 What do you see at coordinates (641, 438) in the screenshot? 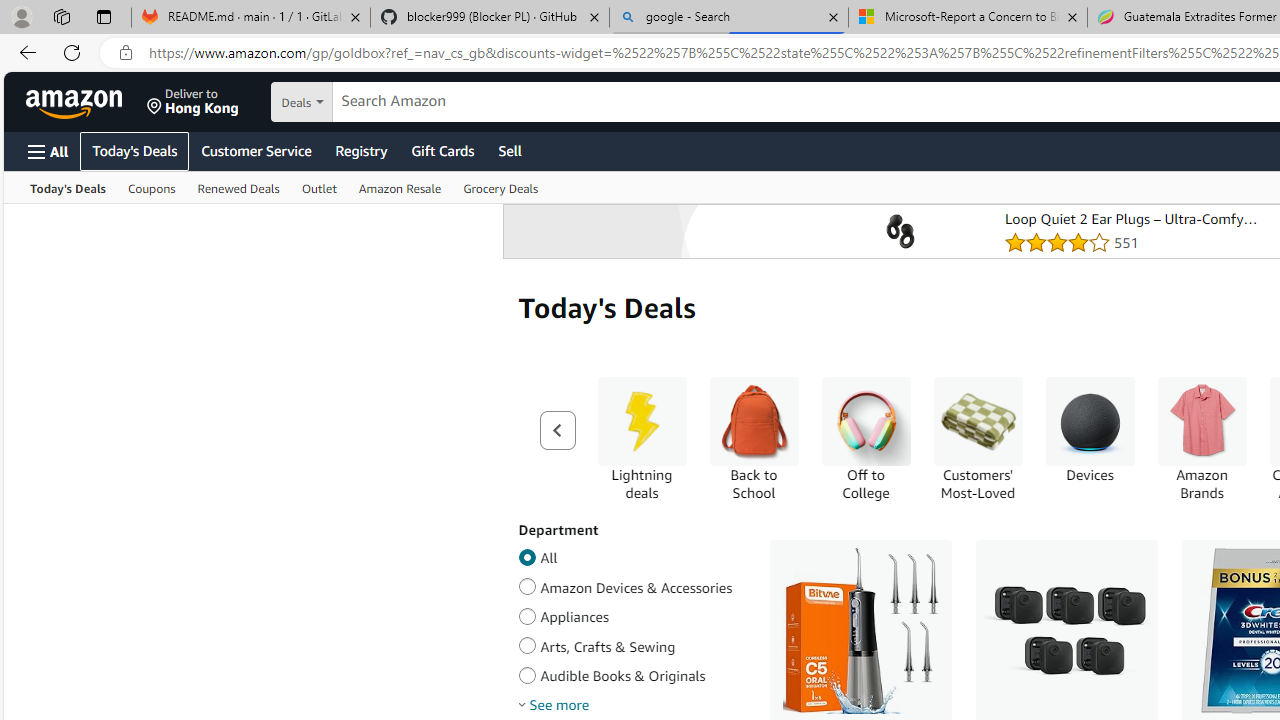
I see `'Lightning deals Lightning deals'` at bounding box center [641, 438].